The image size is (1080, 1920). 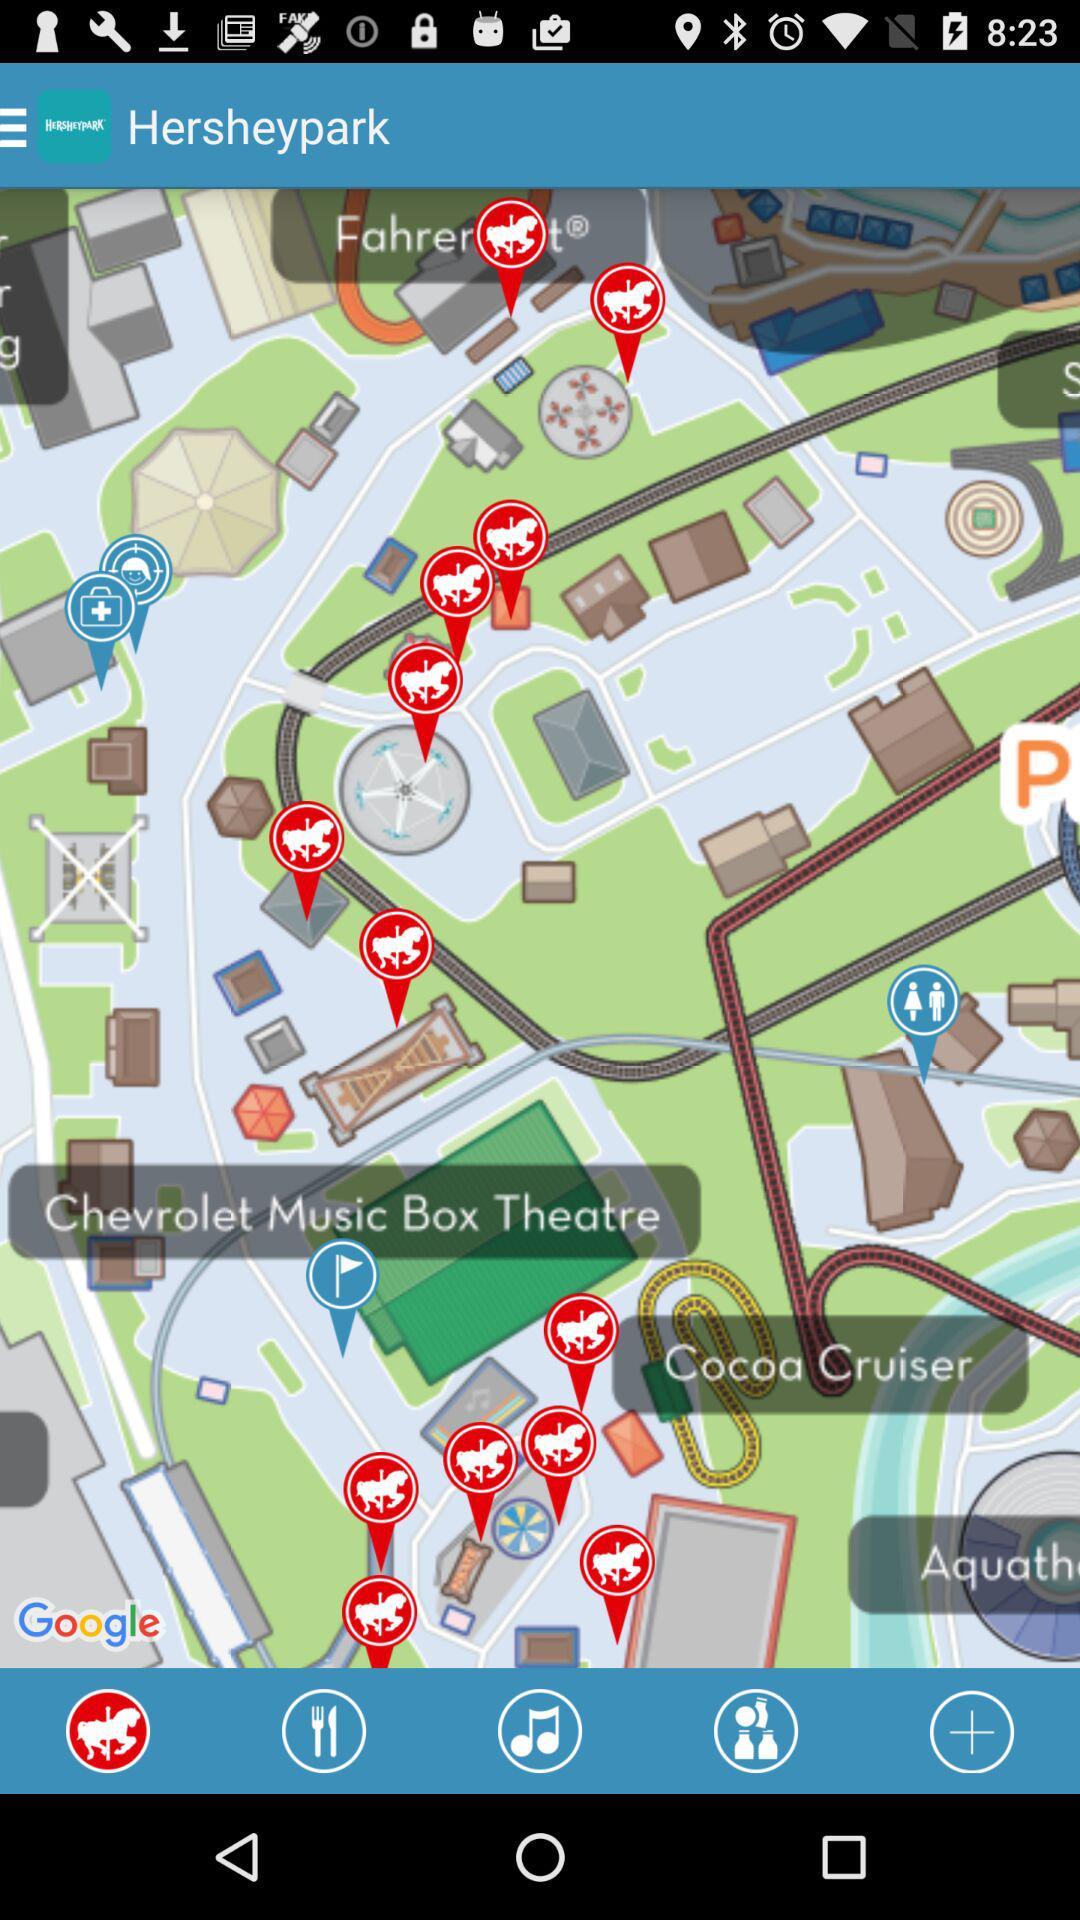 I want to click on press to add additional, so click(x=971, y=1730).